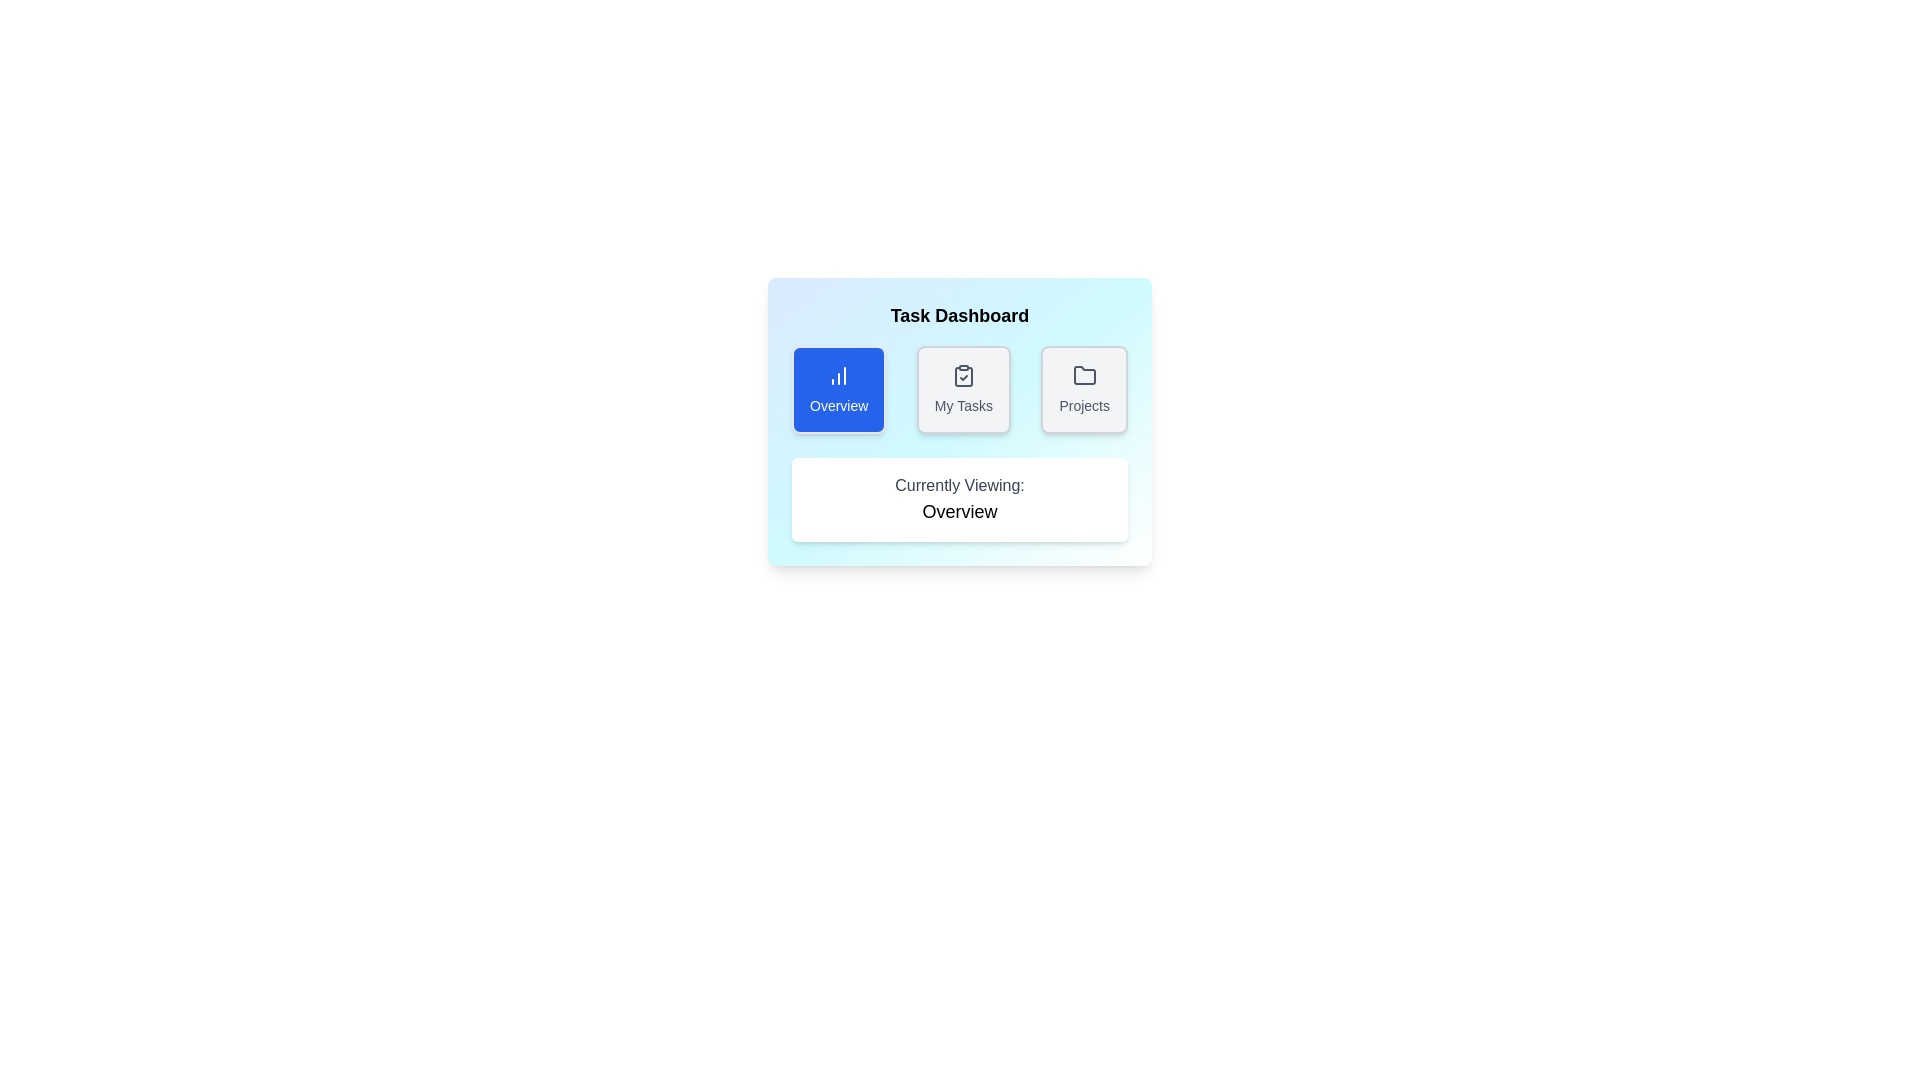 The image size is (1920, 1080). I want to click on the icon of the tab labeled 'Projects' for inspection, so click(1083, 375).